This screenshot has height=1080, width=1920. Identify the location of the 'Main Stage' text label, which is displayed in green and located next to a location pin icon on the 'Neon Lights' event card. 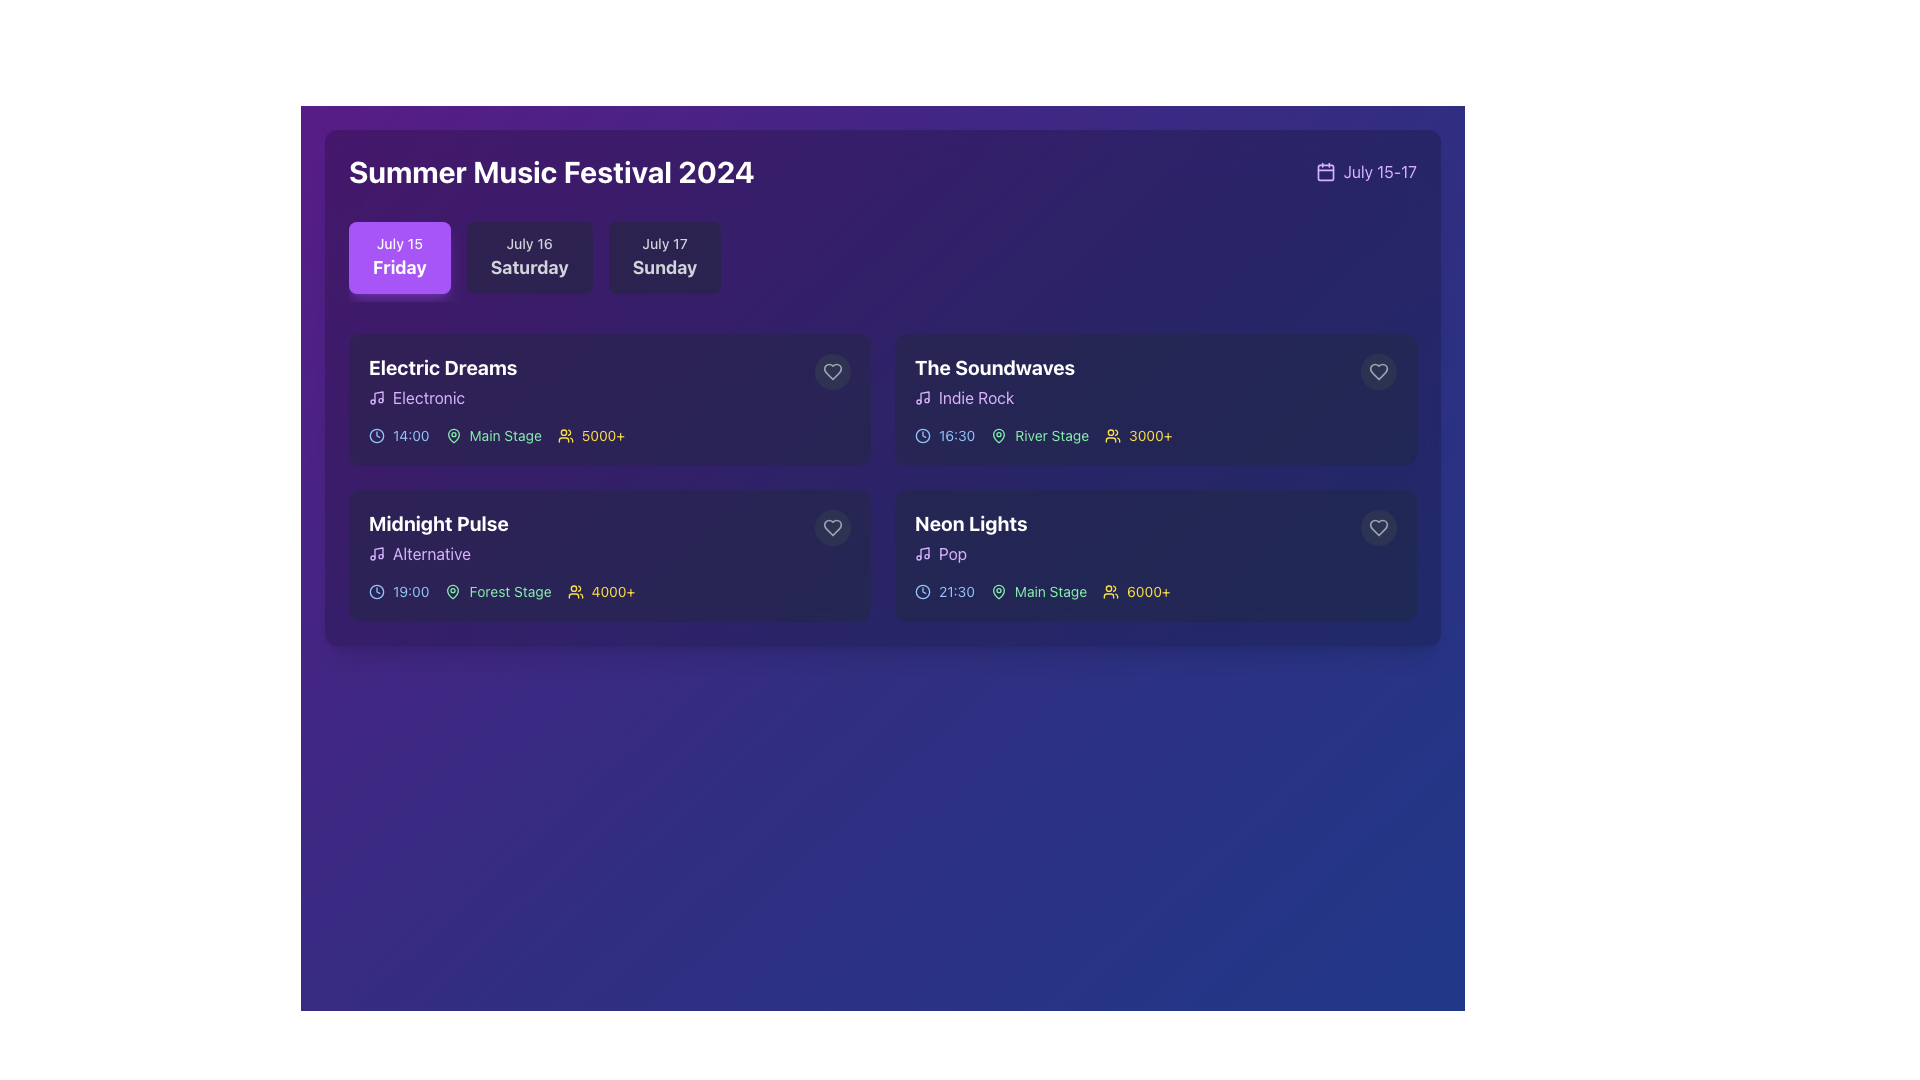
(1050, 590).